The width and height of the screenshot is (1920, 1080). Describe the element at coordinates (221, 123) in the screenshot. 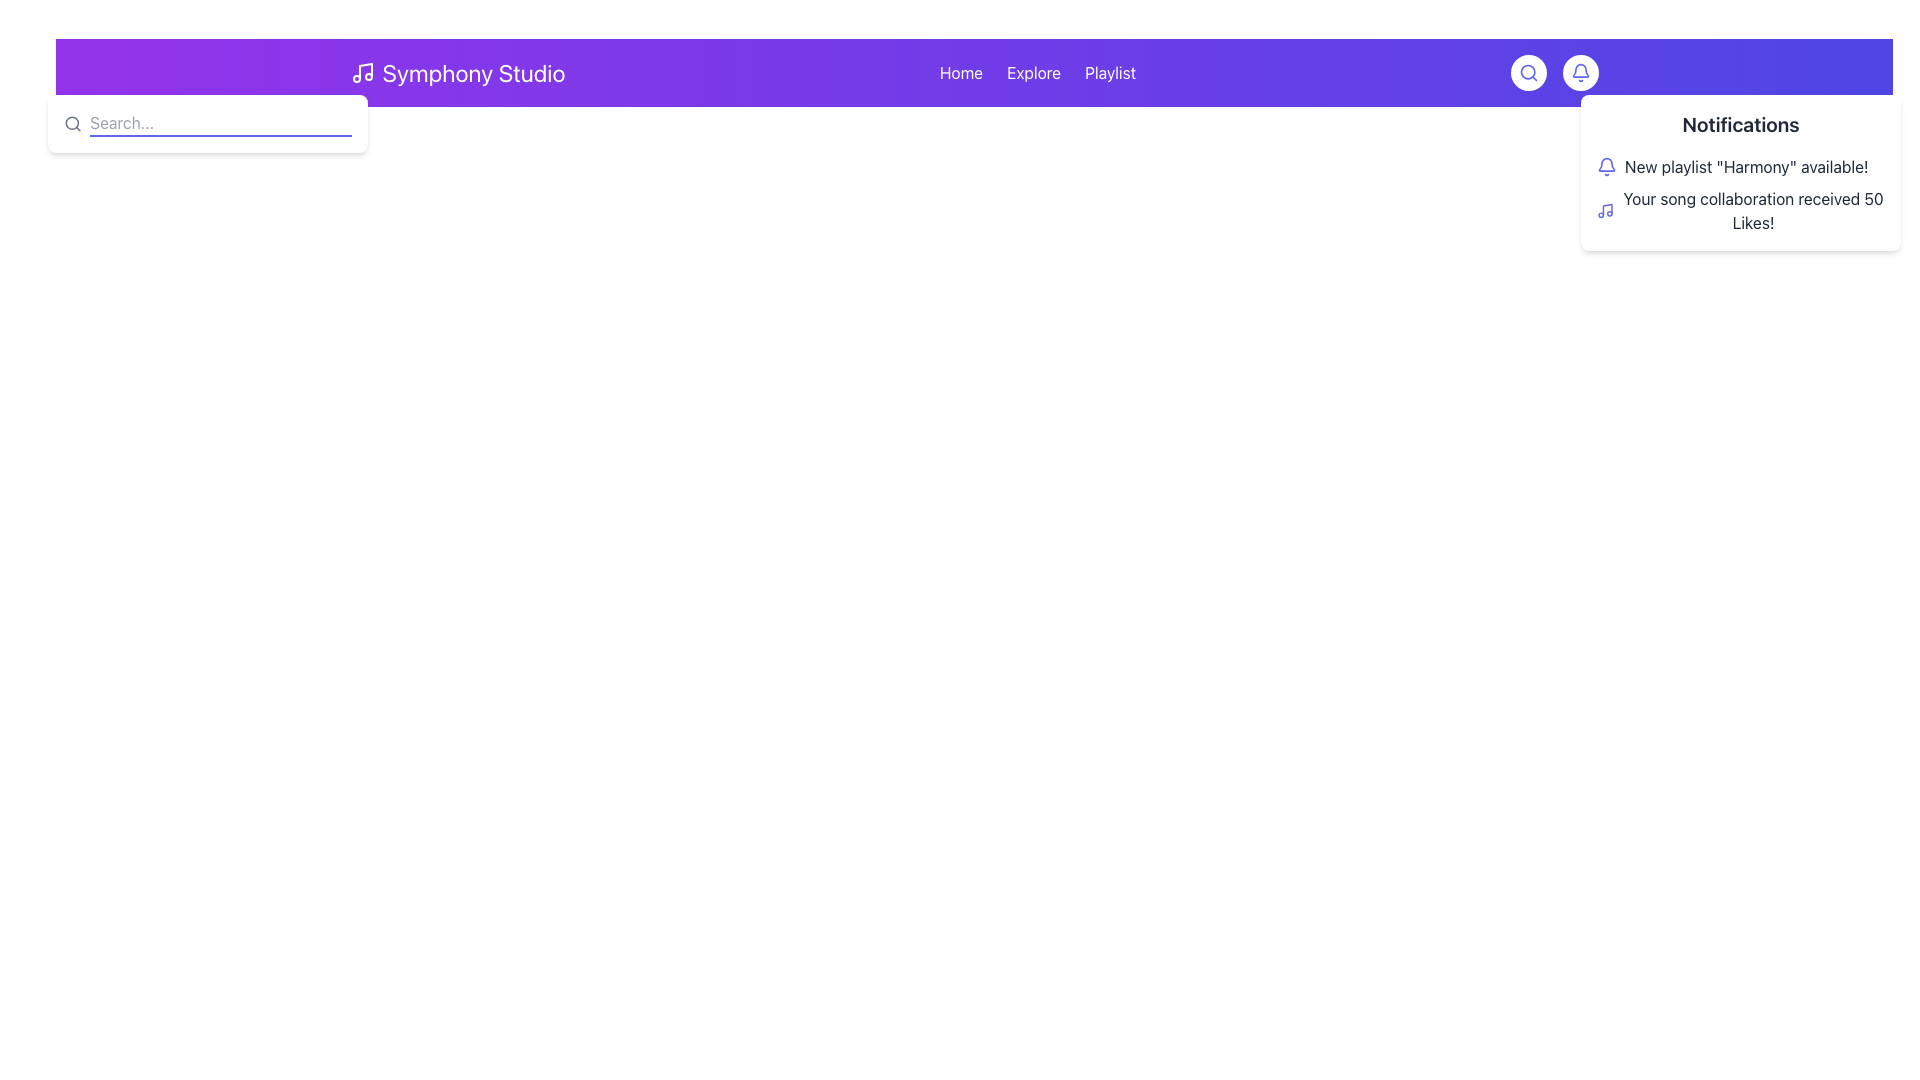

I see `the Text Input Field located to the right of the search icon to activate it for text input` at that location.